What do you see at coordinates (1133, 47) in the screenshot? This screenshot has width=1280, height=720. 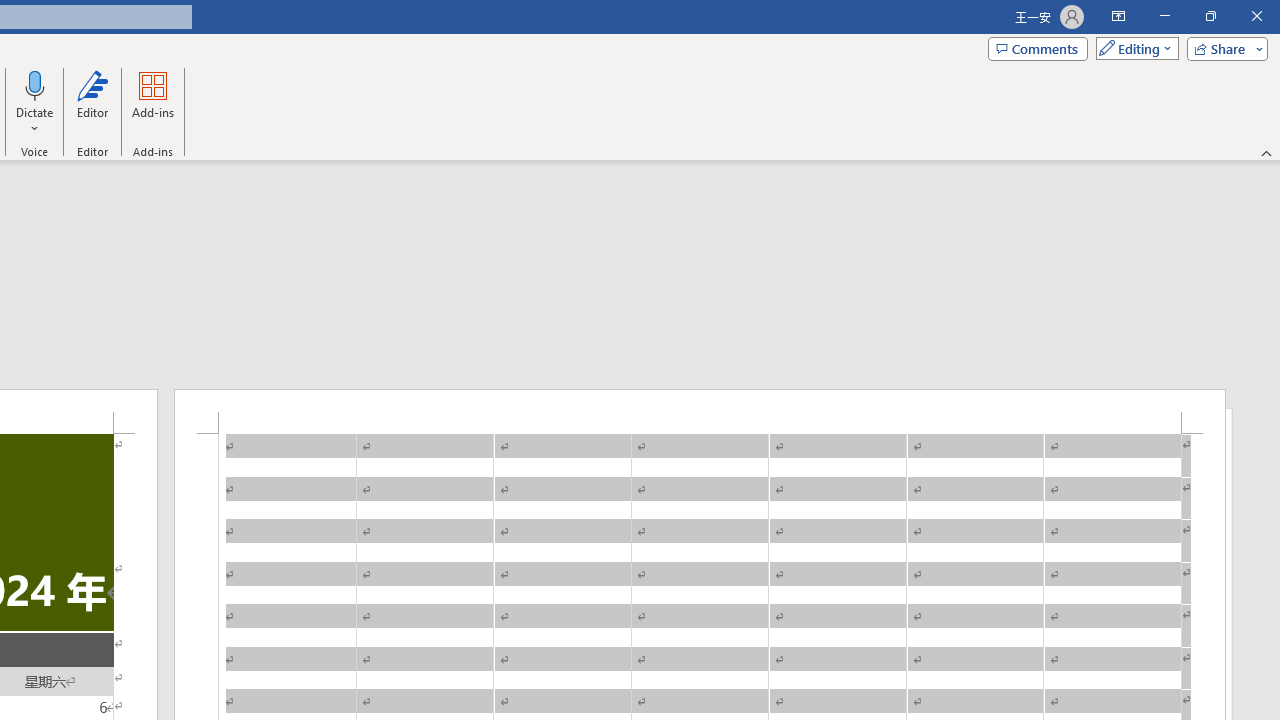 I see `'Mode'` at bounding box center [1133, 47].